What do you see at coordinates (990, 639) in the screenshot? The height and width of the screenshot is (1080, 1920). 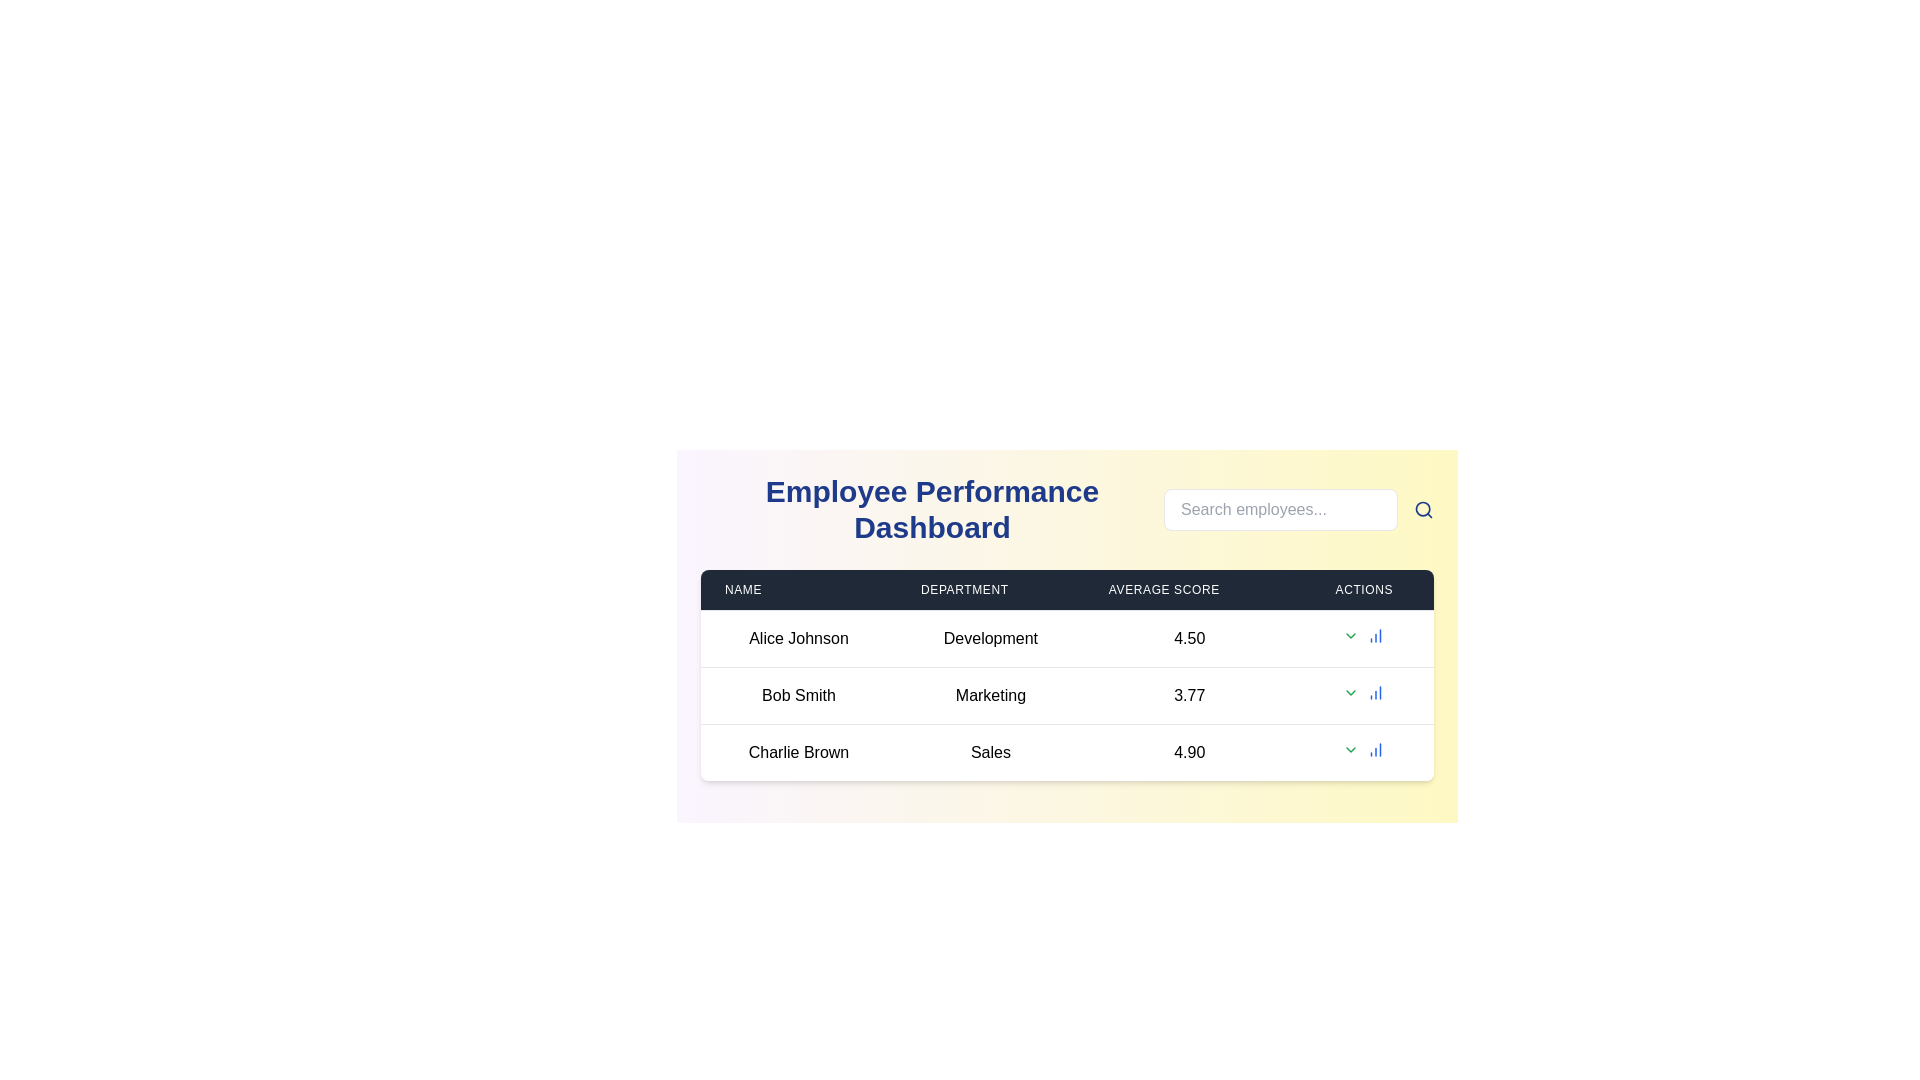 I see `the text label displaying the department name 'Development' located in the second column of the first data row of the table, positioned between 'Alice Johnson' and '4.50'` at bounding box center [990, 639].